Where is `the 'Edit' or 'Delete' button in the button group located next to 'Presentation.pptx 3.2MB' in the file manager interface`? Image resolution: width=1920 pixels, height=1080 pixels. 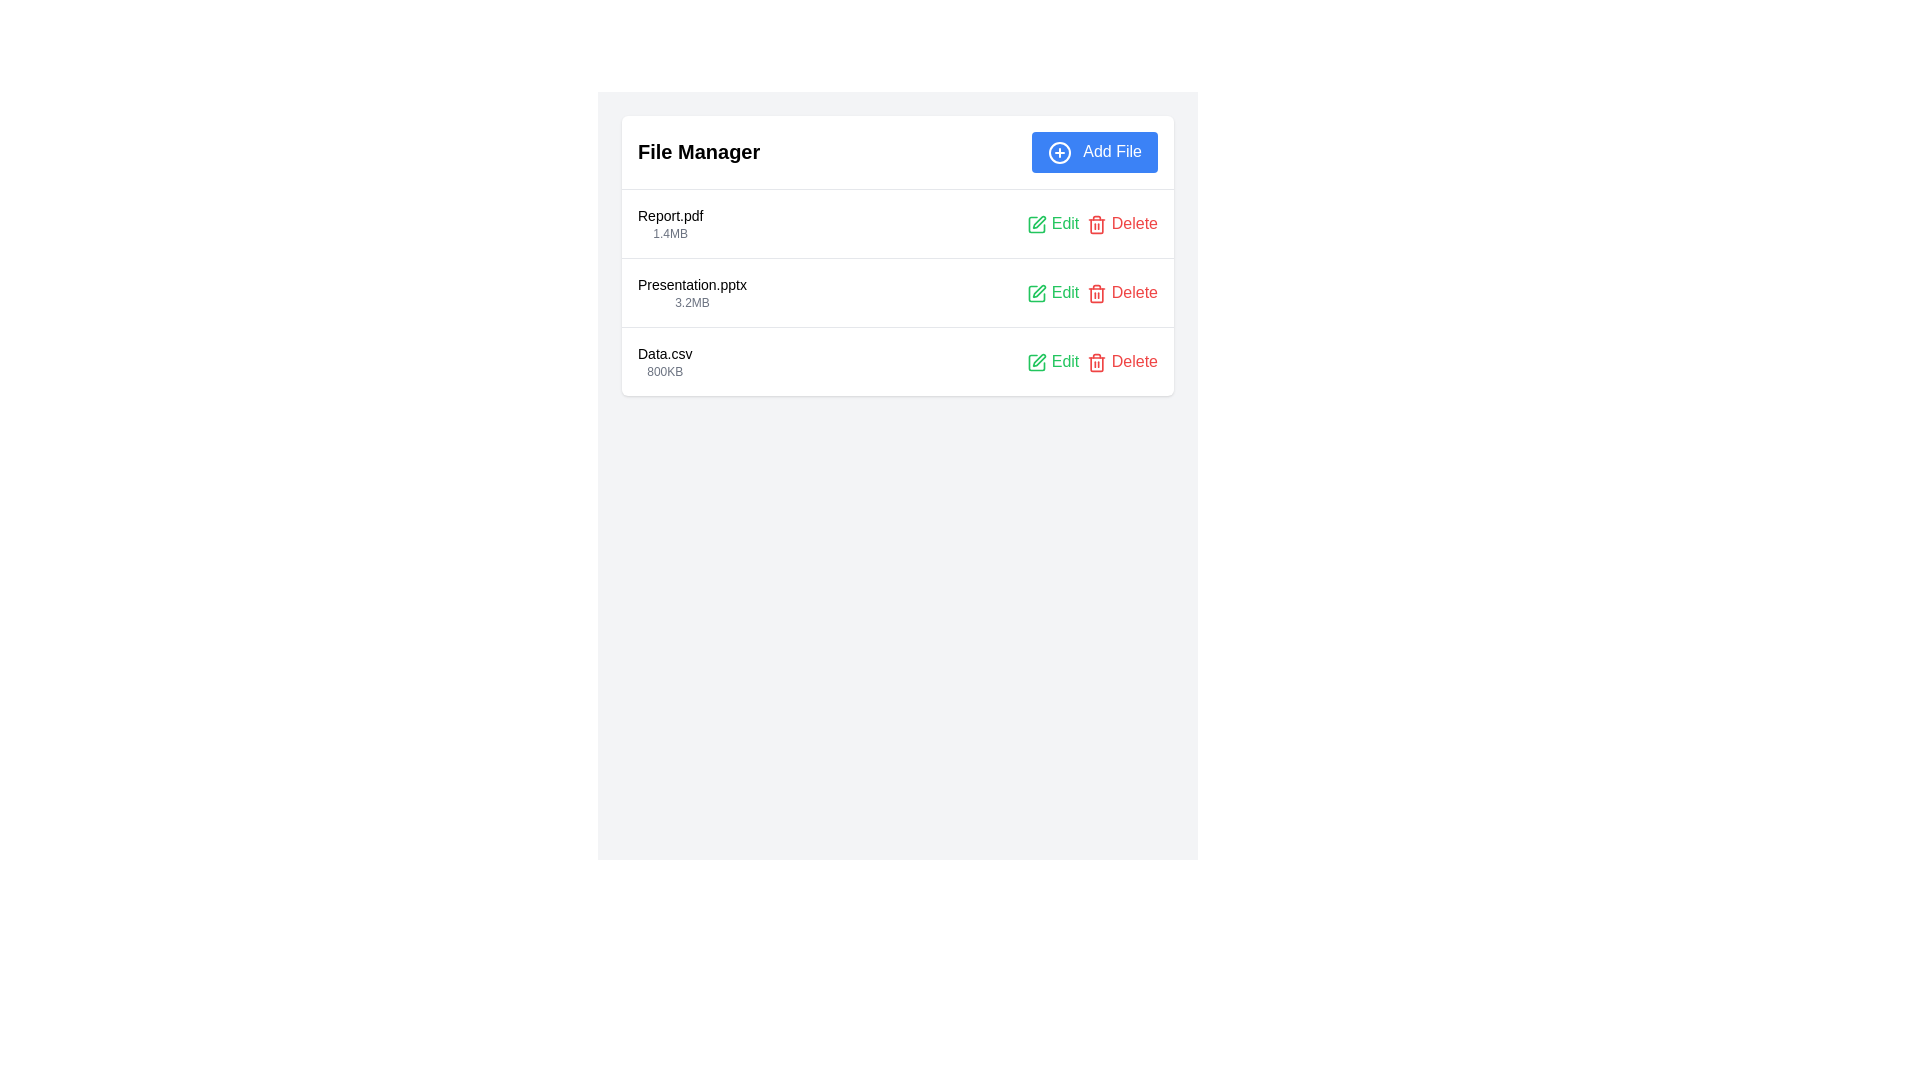 the 'Edit' or 'Delete' button in the button group located next to 'Presentation.pptx 3.2MB' in the file manager interface is located at coordinates (1091, 292).